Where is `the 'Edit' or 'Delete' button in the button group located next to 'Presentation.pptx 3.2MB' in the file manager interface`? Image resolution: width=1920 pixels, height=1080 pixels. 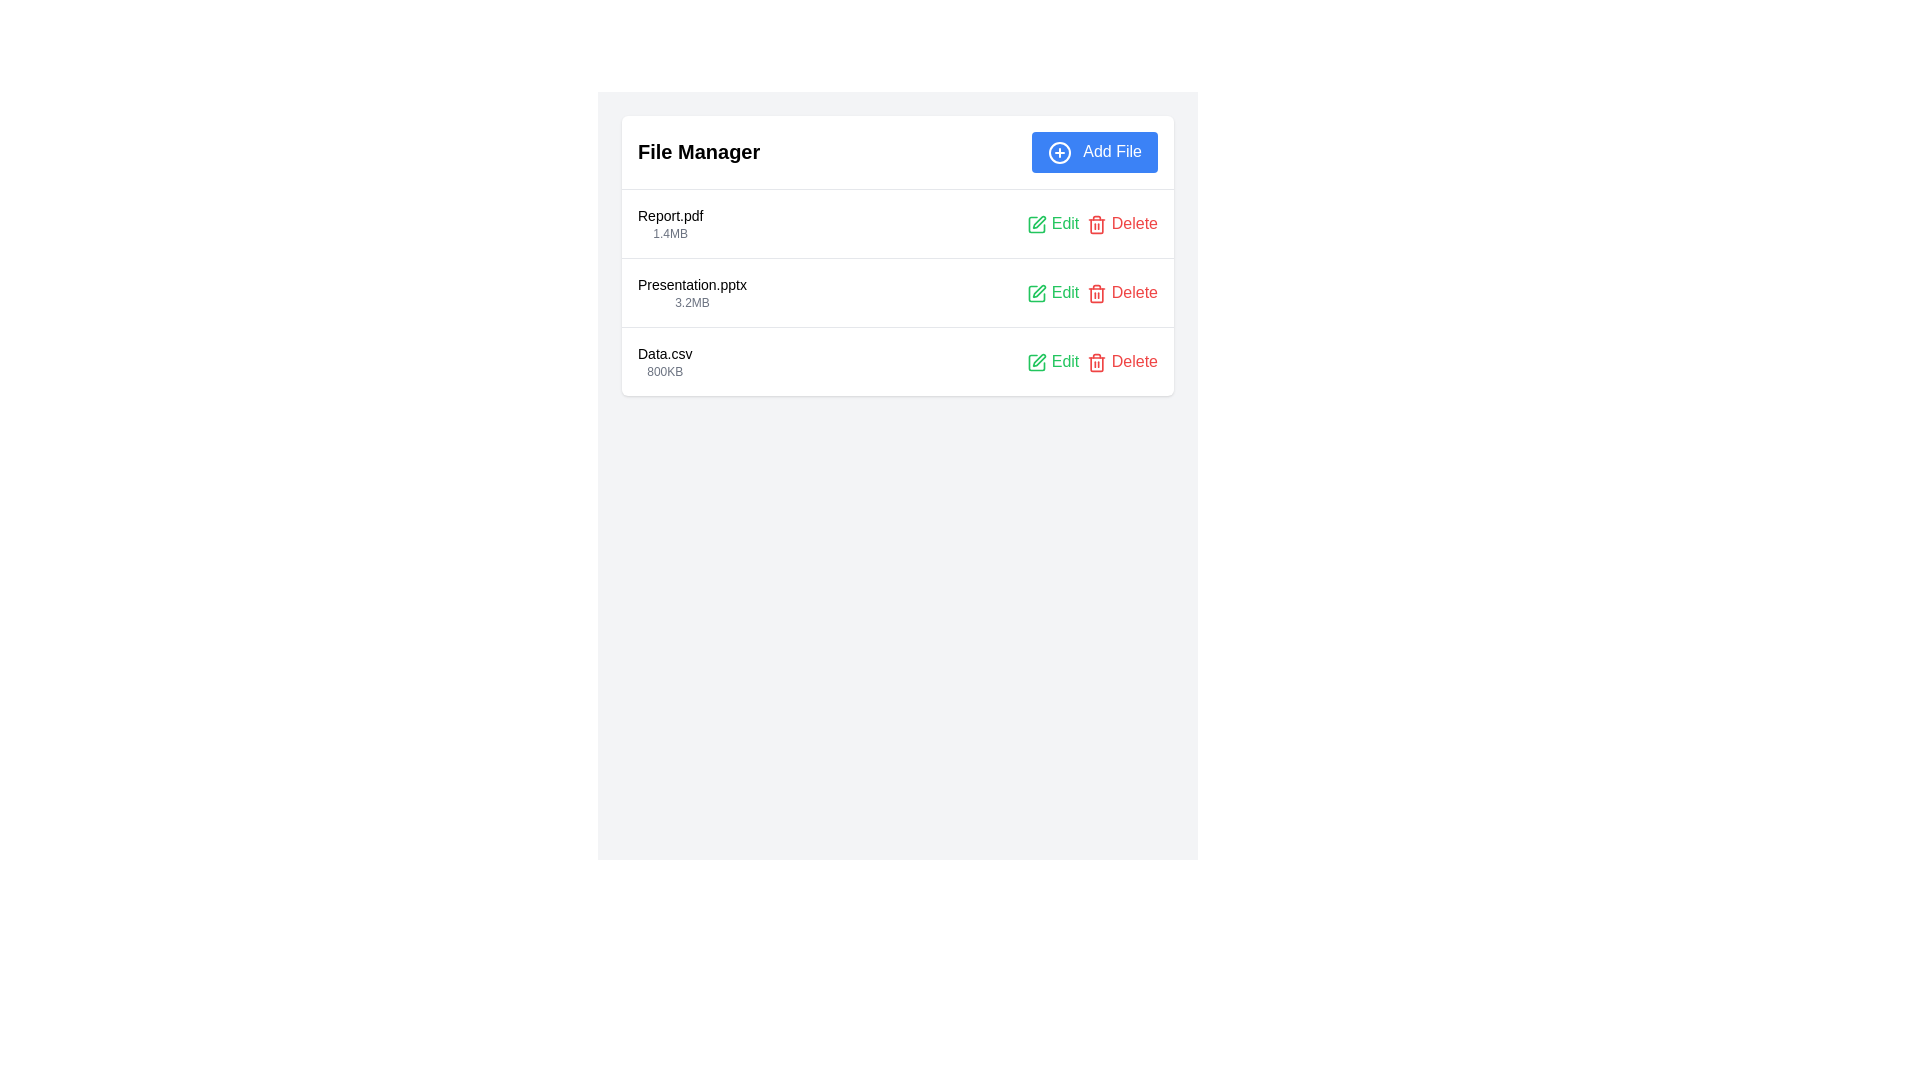 the 'Edit' or 'Delete' button in the button group located next to 'Presentation.pptx 3.2MB' in the file manager interface is located at coordinates (1091, 292).